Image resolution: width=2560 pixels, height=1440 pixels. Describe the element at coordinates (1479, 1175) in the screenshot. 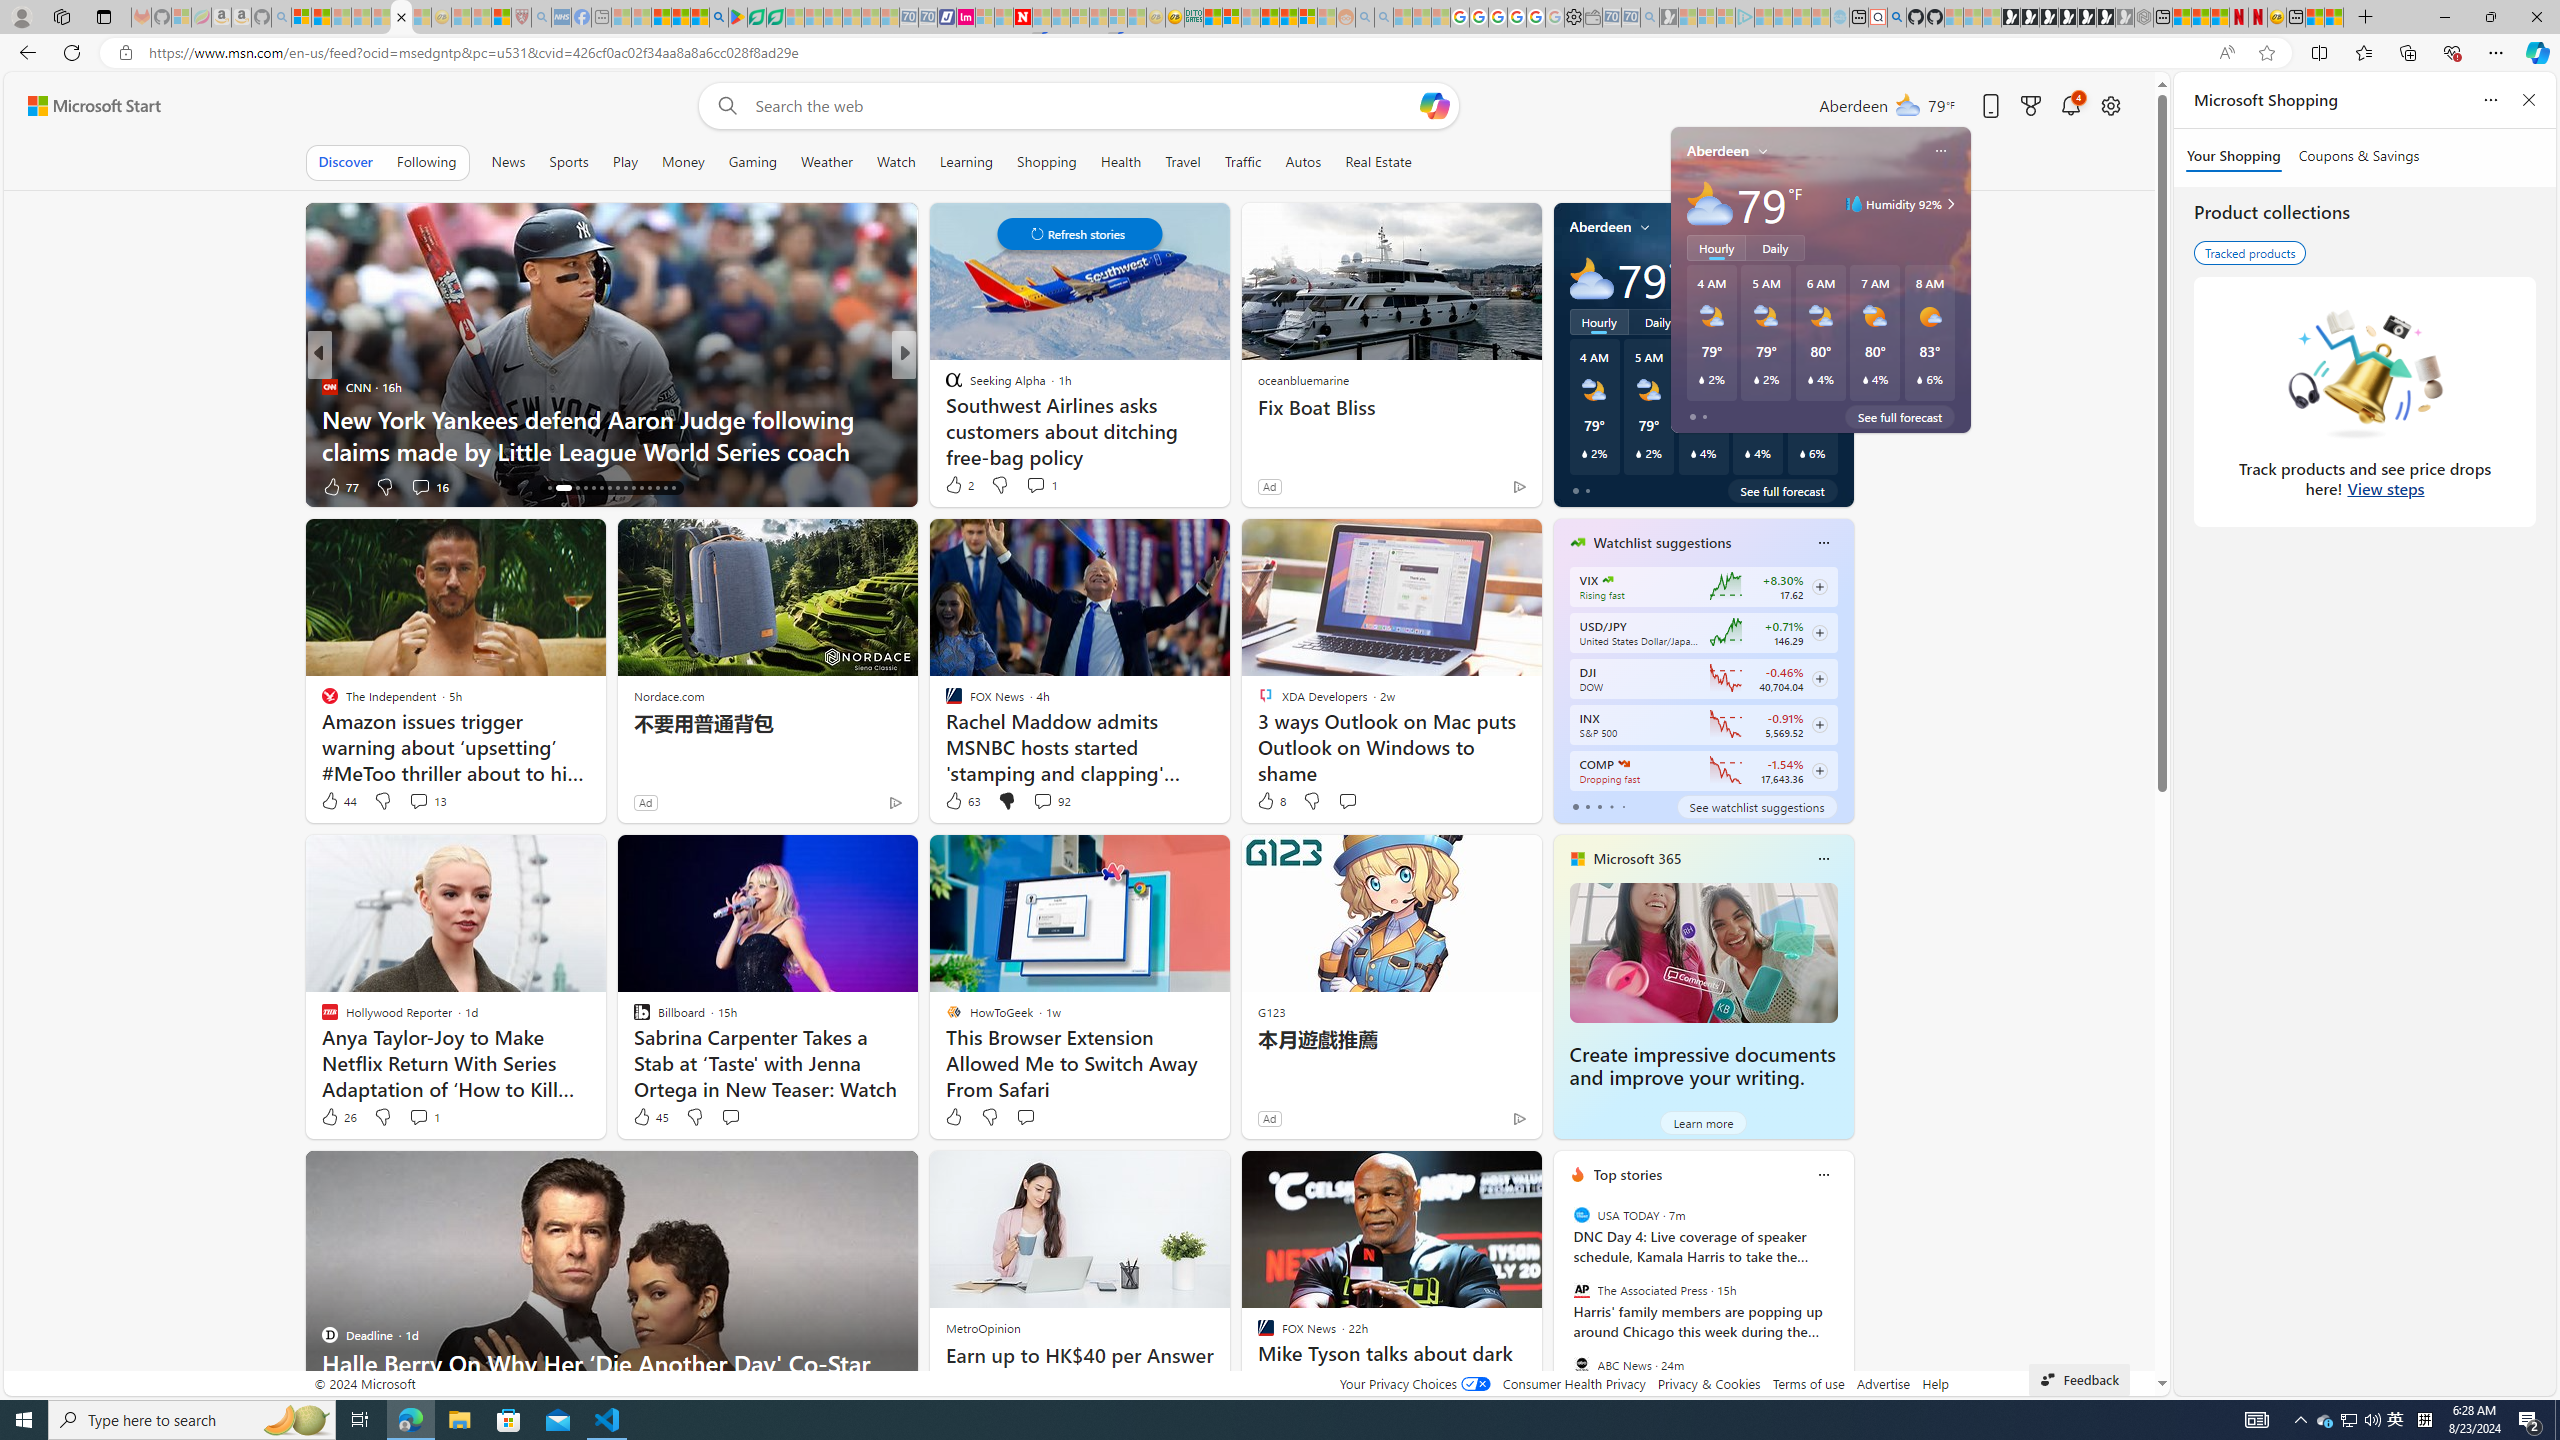

I see `'Hide this story'` at that location.